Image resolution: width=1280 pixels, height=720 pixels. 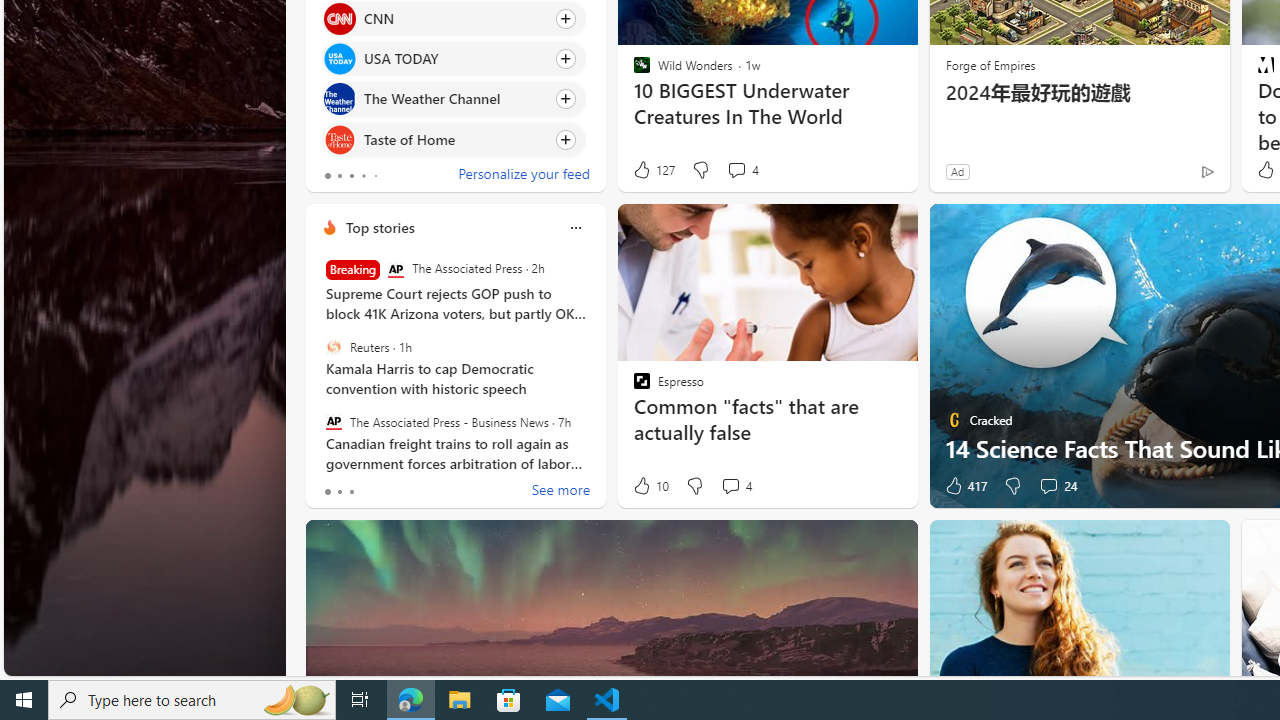 I want to click on 'CNN', so click(x=339, y=18).